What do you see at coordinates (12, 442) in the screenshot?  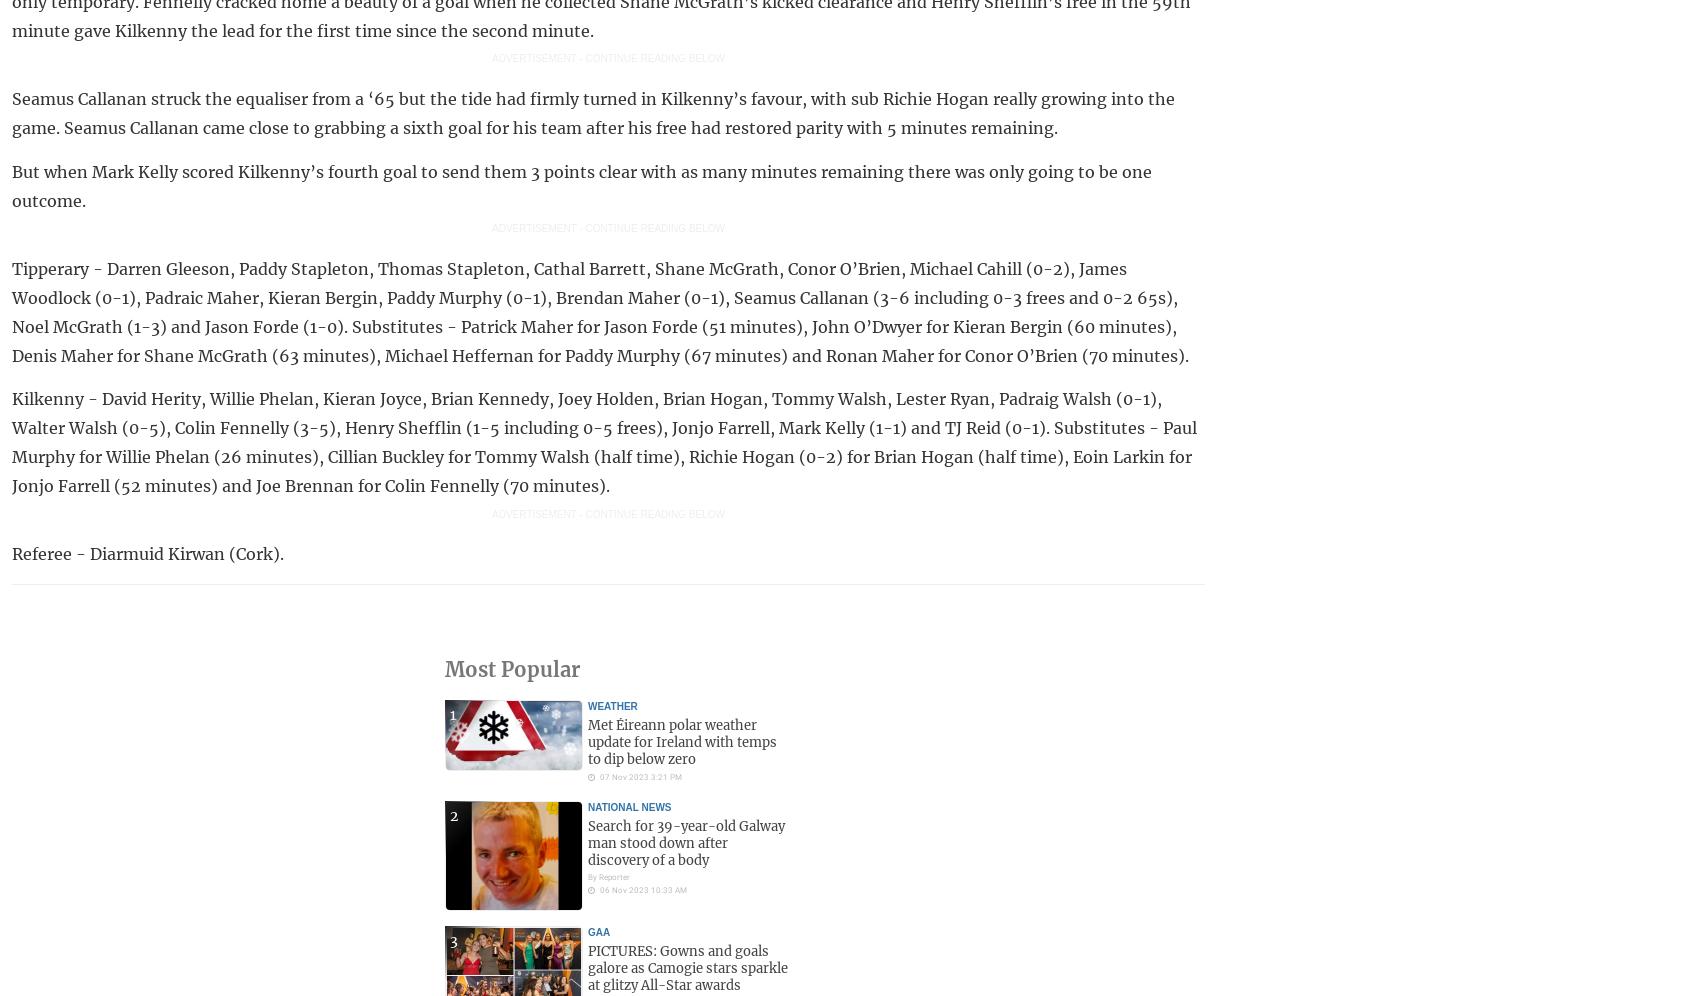 I see `'Kilkenny - David Herity, Willie Phelan, Kieran Joyce, Brian Kennedy, Joey Holden, Brian Hogan, Tommy Walsh, Lester Ryan, Padraig Walsh (0-1), Walter Walsh (0-5), Colin Fennelly (3-5), Henry Shefflin (1-5 including 0-5 frees), Jonjo Farrell, Mark Kelly (1-1) and TJ Reid (0-1). Substitutes - Paul Murphy for Willie Phelan (26 minutes), Cillian Buckley for Tommy Walsh (half time), Richie Hogan (0-2) for Brian Hogan (half time), Eoin Larkin for Jonjo Farrell (52 minutes) and Joe Brennan for Colin Fennelly (70 minutes).'` at bounding box center [12, 442].